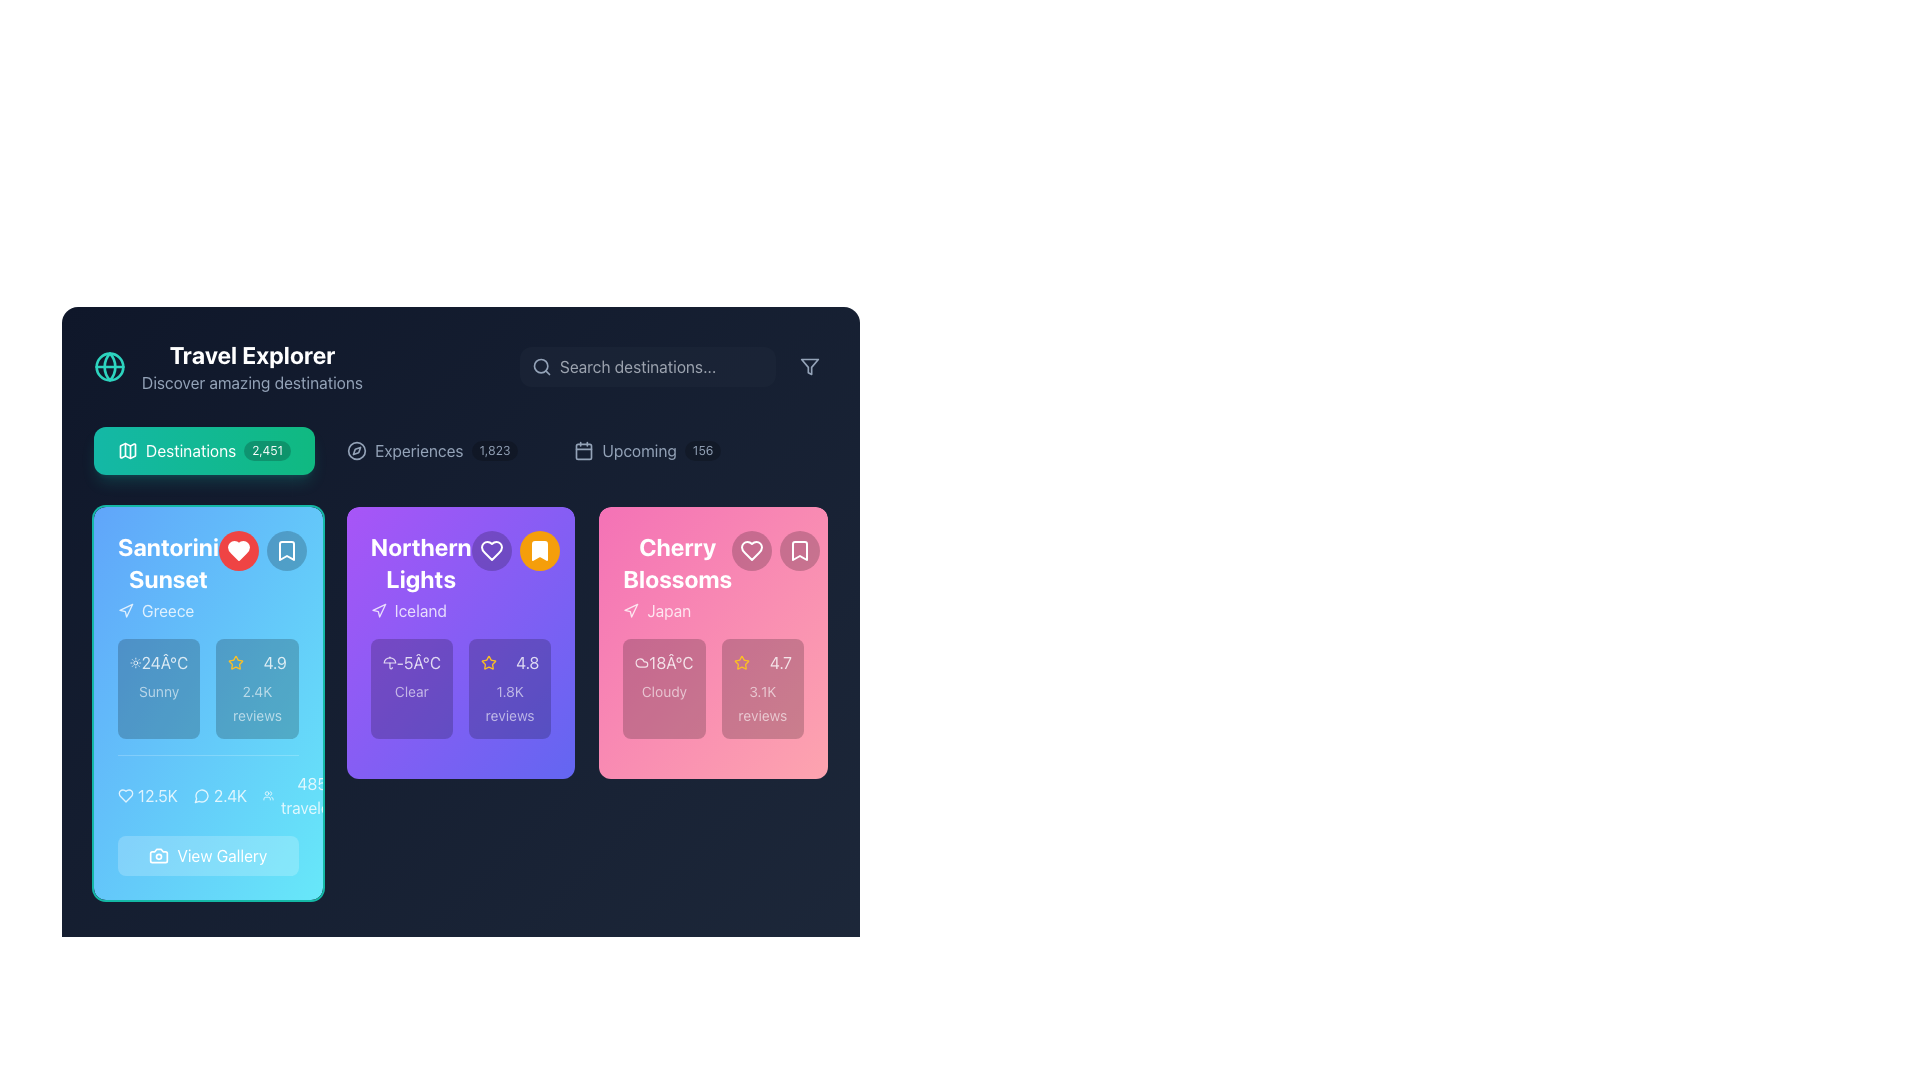 This screenshot has height=1080, width=1920. Describe the element at coordinates (431, 451) in the screenshot. I see `the navigation button located between the 'Destinations' button and the 'Upcoming' button` at that location.